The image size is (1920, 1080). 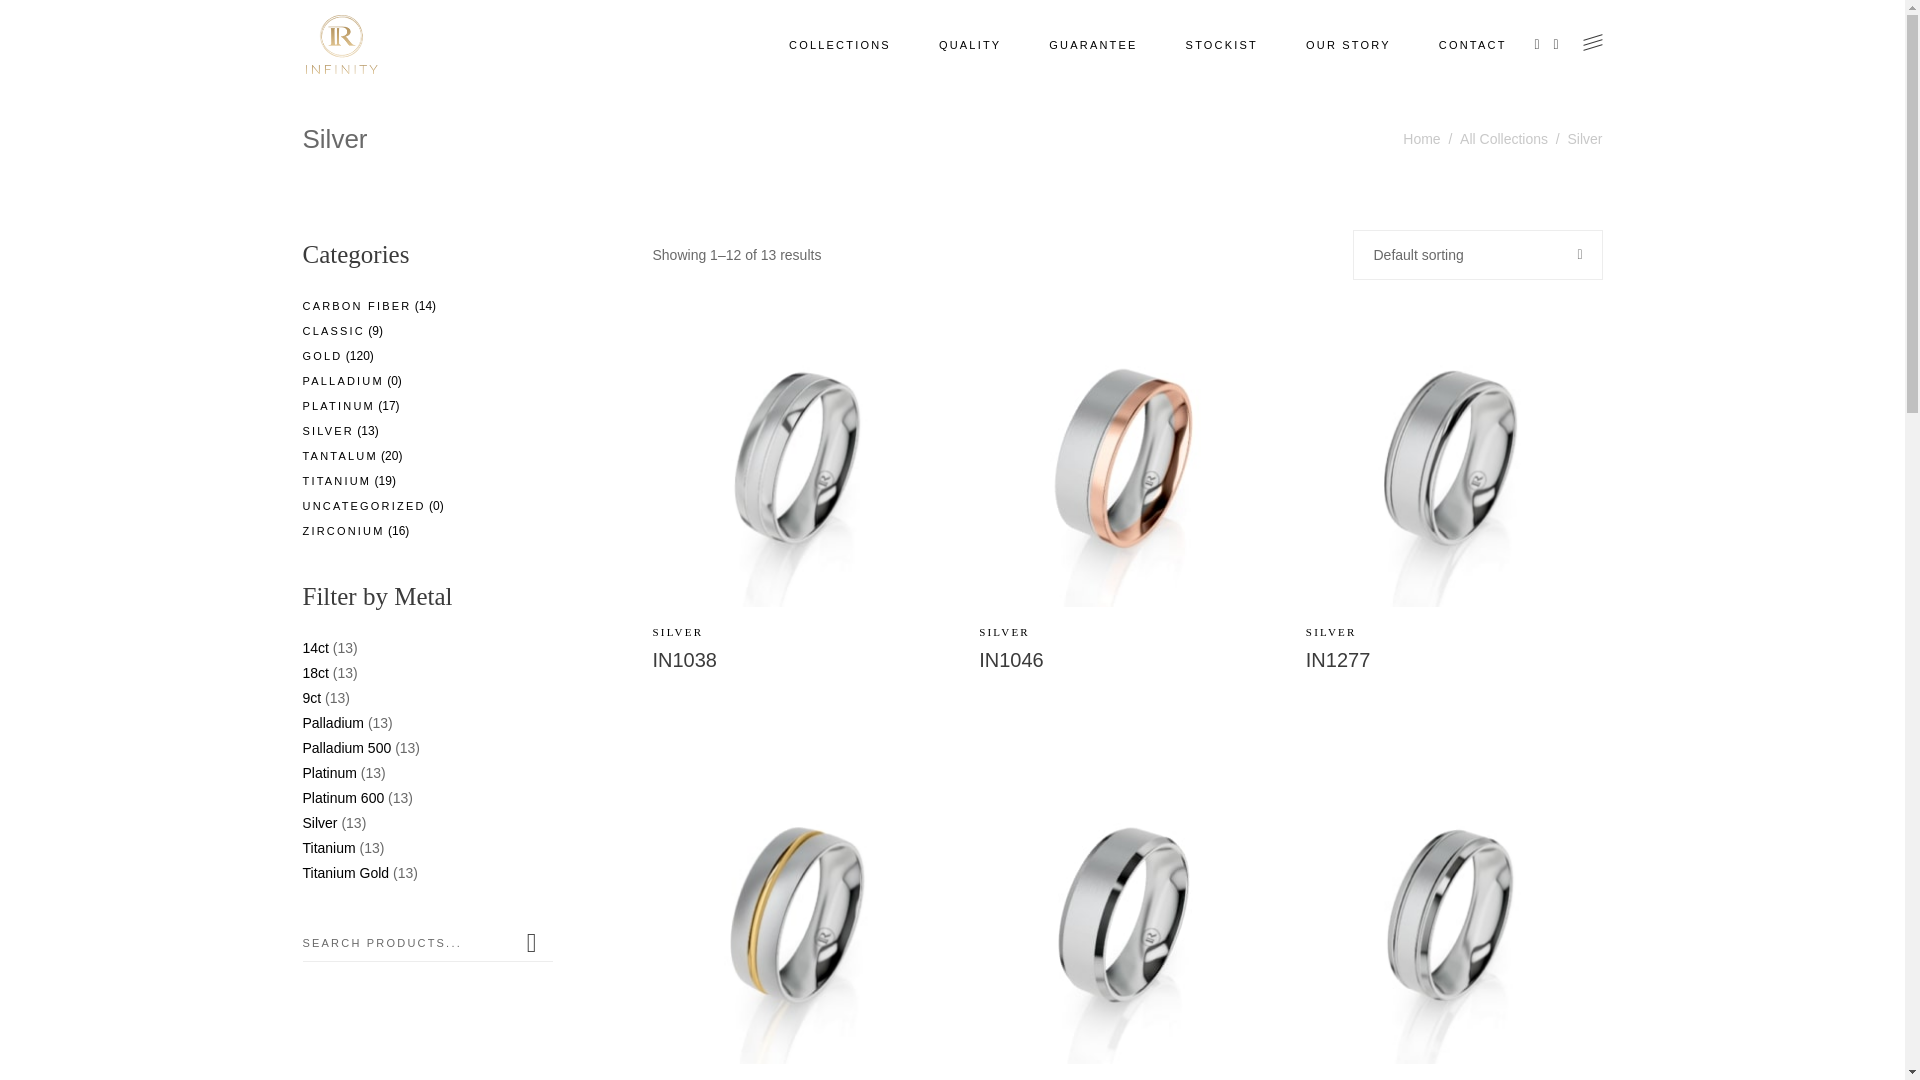 What do you see at coordinates (310, 697) in the screenshot?
I see `'9ct'` at bounding box center [310, 697].